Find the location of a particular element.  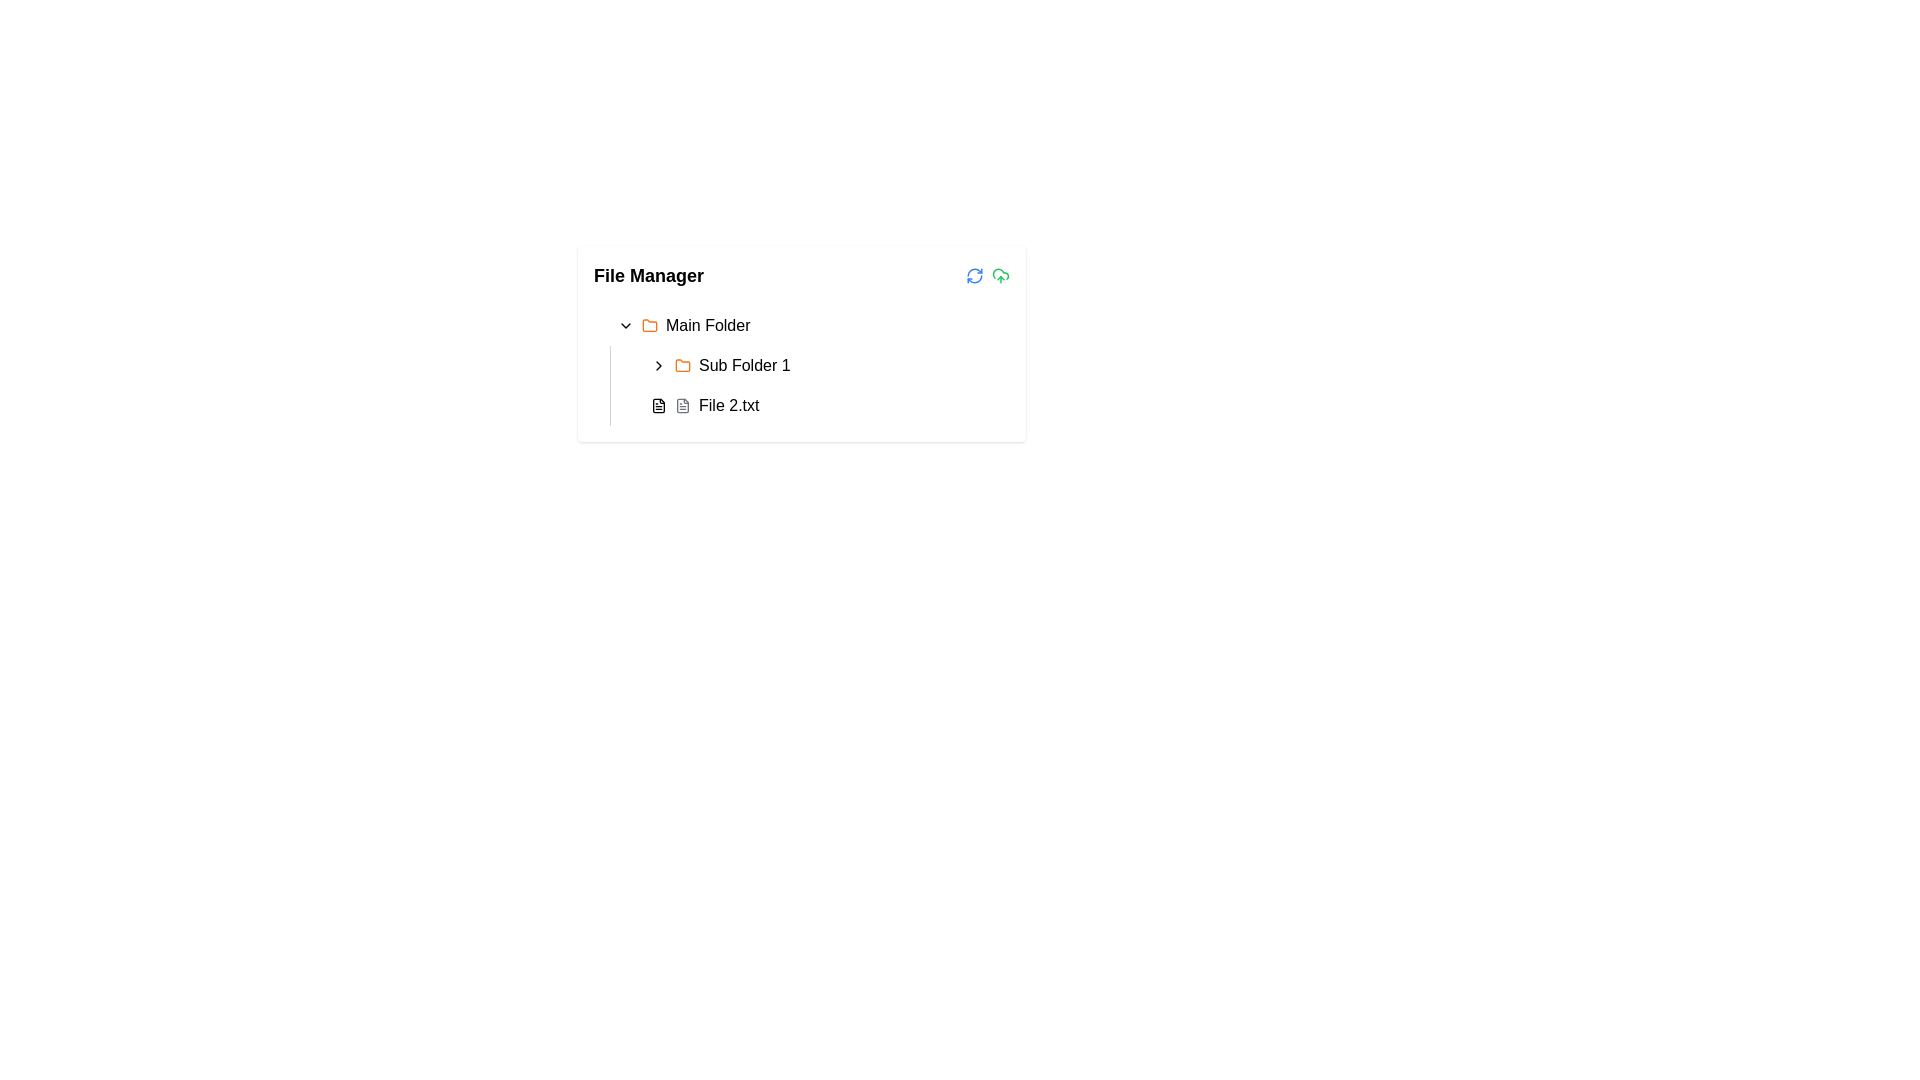

the 'Sub Folder 1' folder item is located at coordinates (818, 385).